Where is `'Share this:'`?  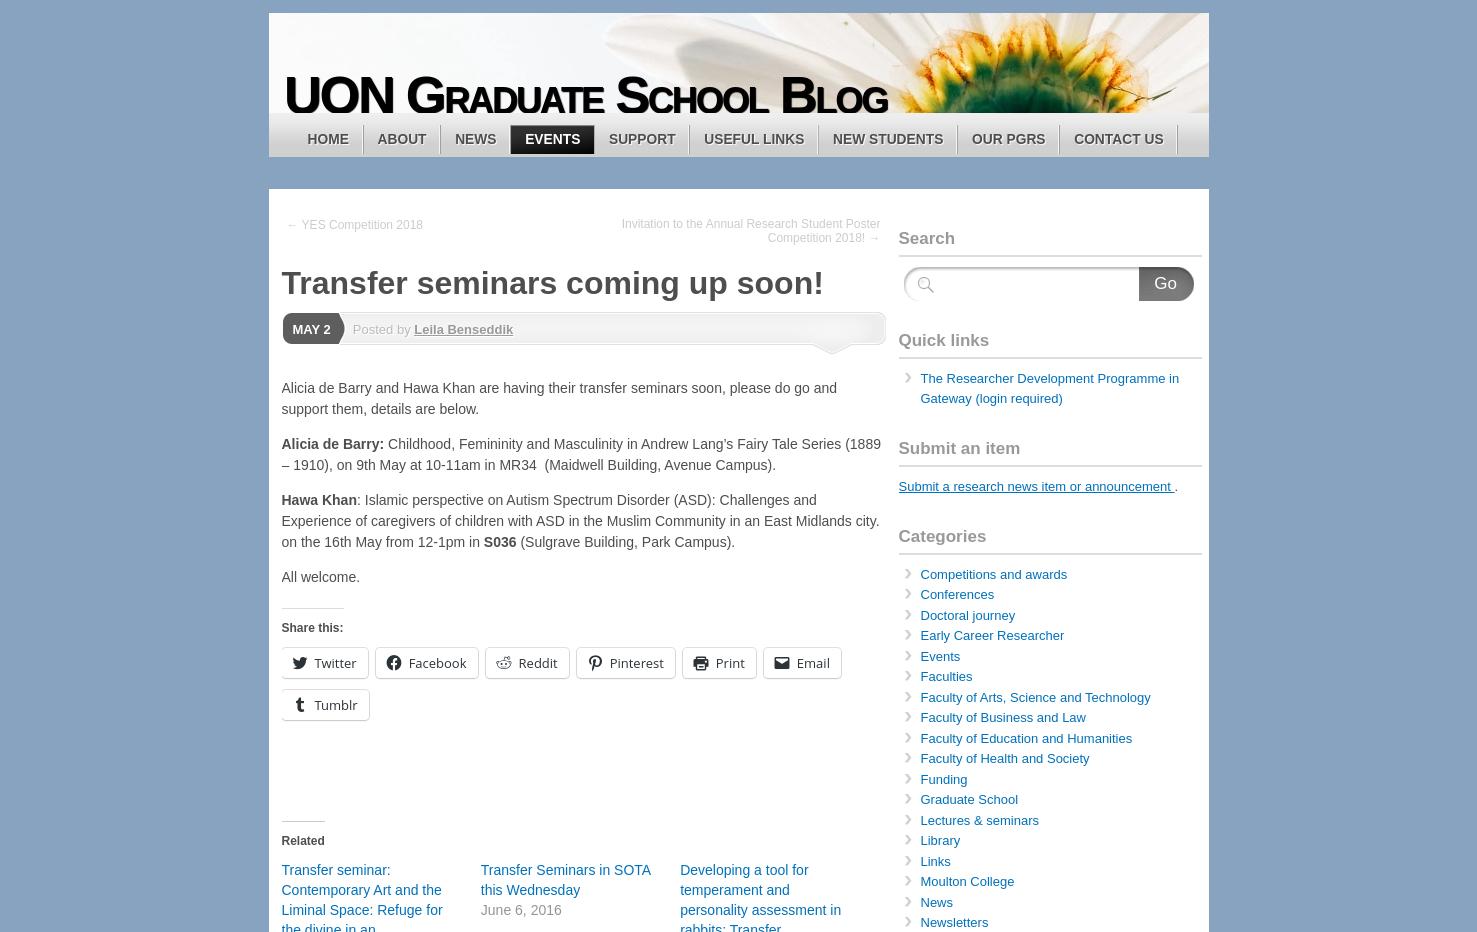 'Share this:' is located at coordinates (311, 626).